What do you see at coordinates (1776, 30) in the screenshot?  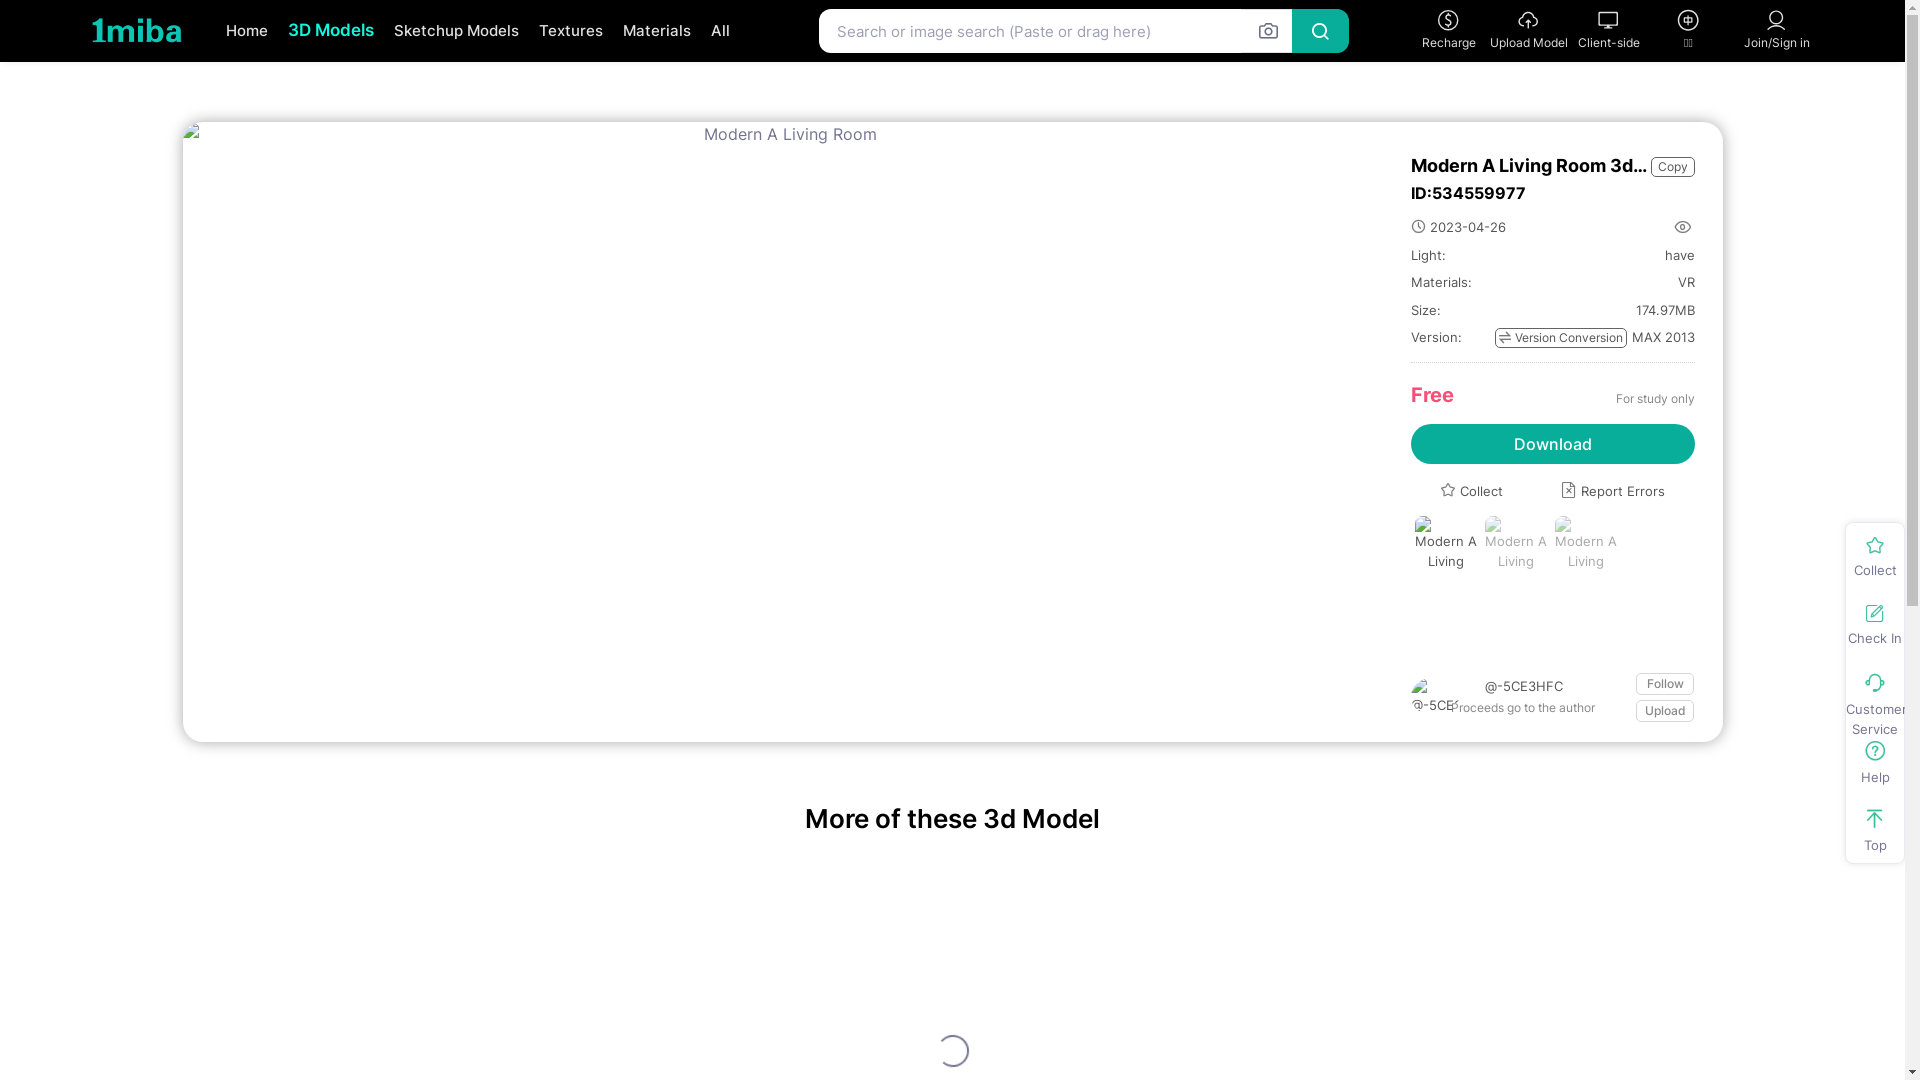 I see `'Join/Sign in'` at bounding box center [1776, 30].